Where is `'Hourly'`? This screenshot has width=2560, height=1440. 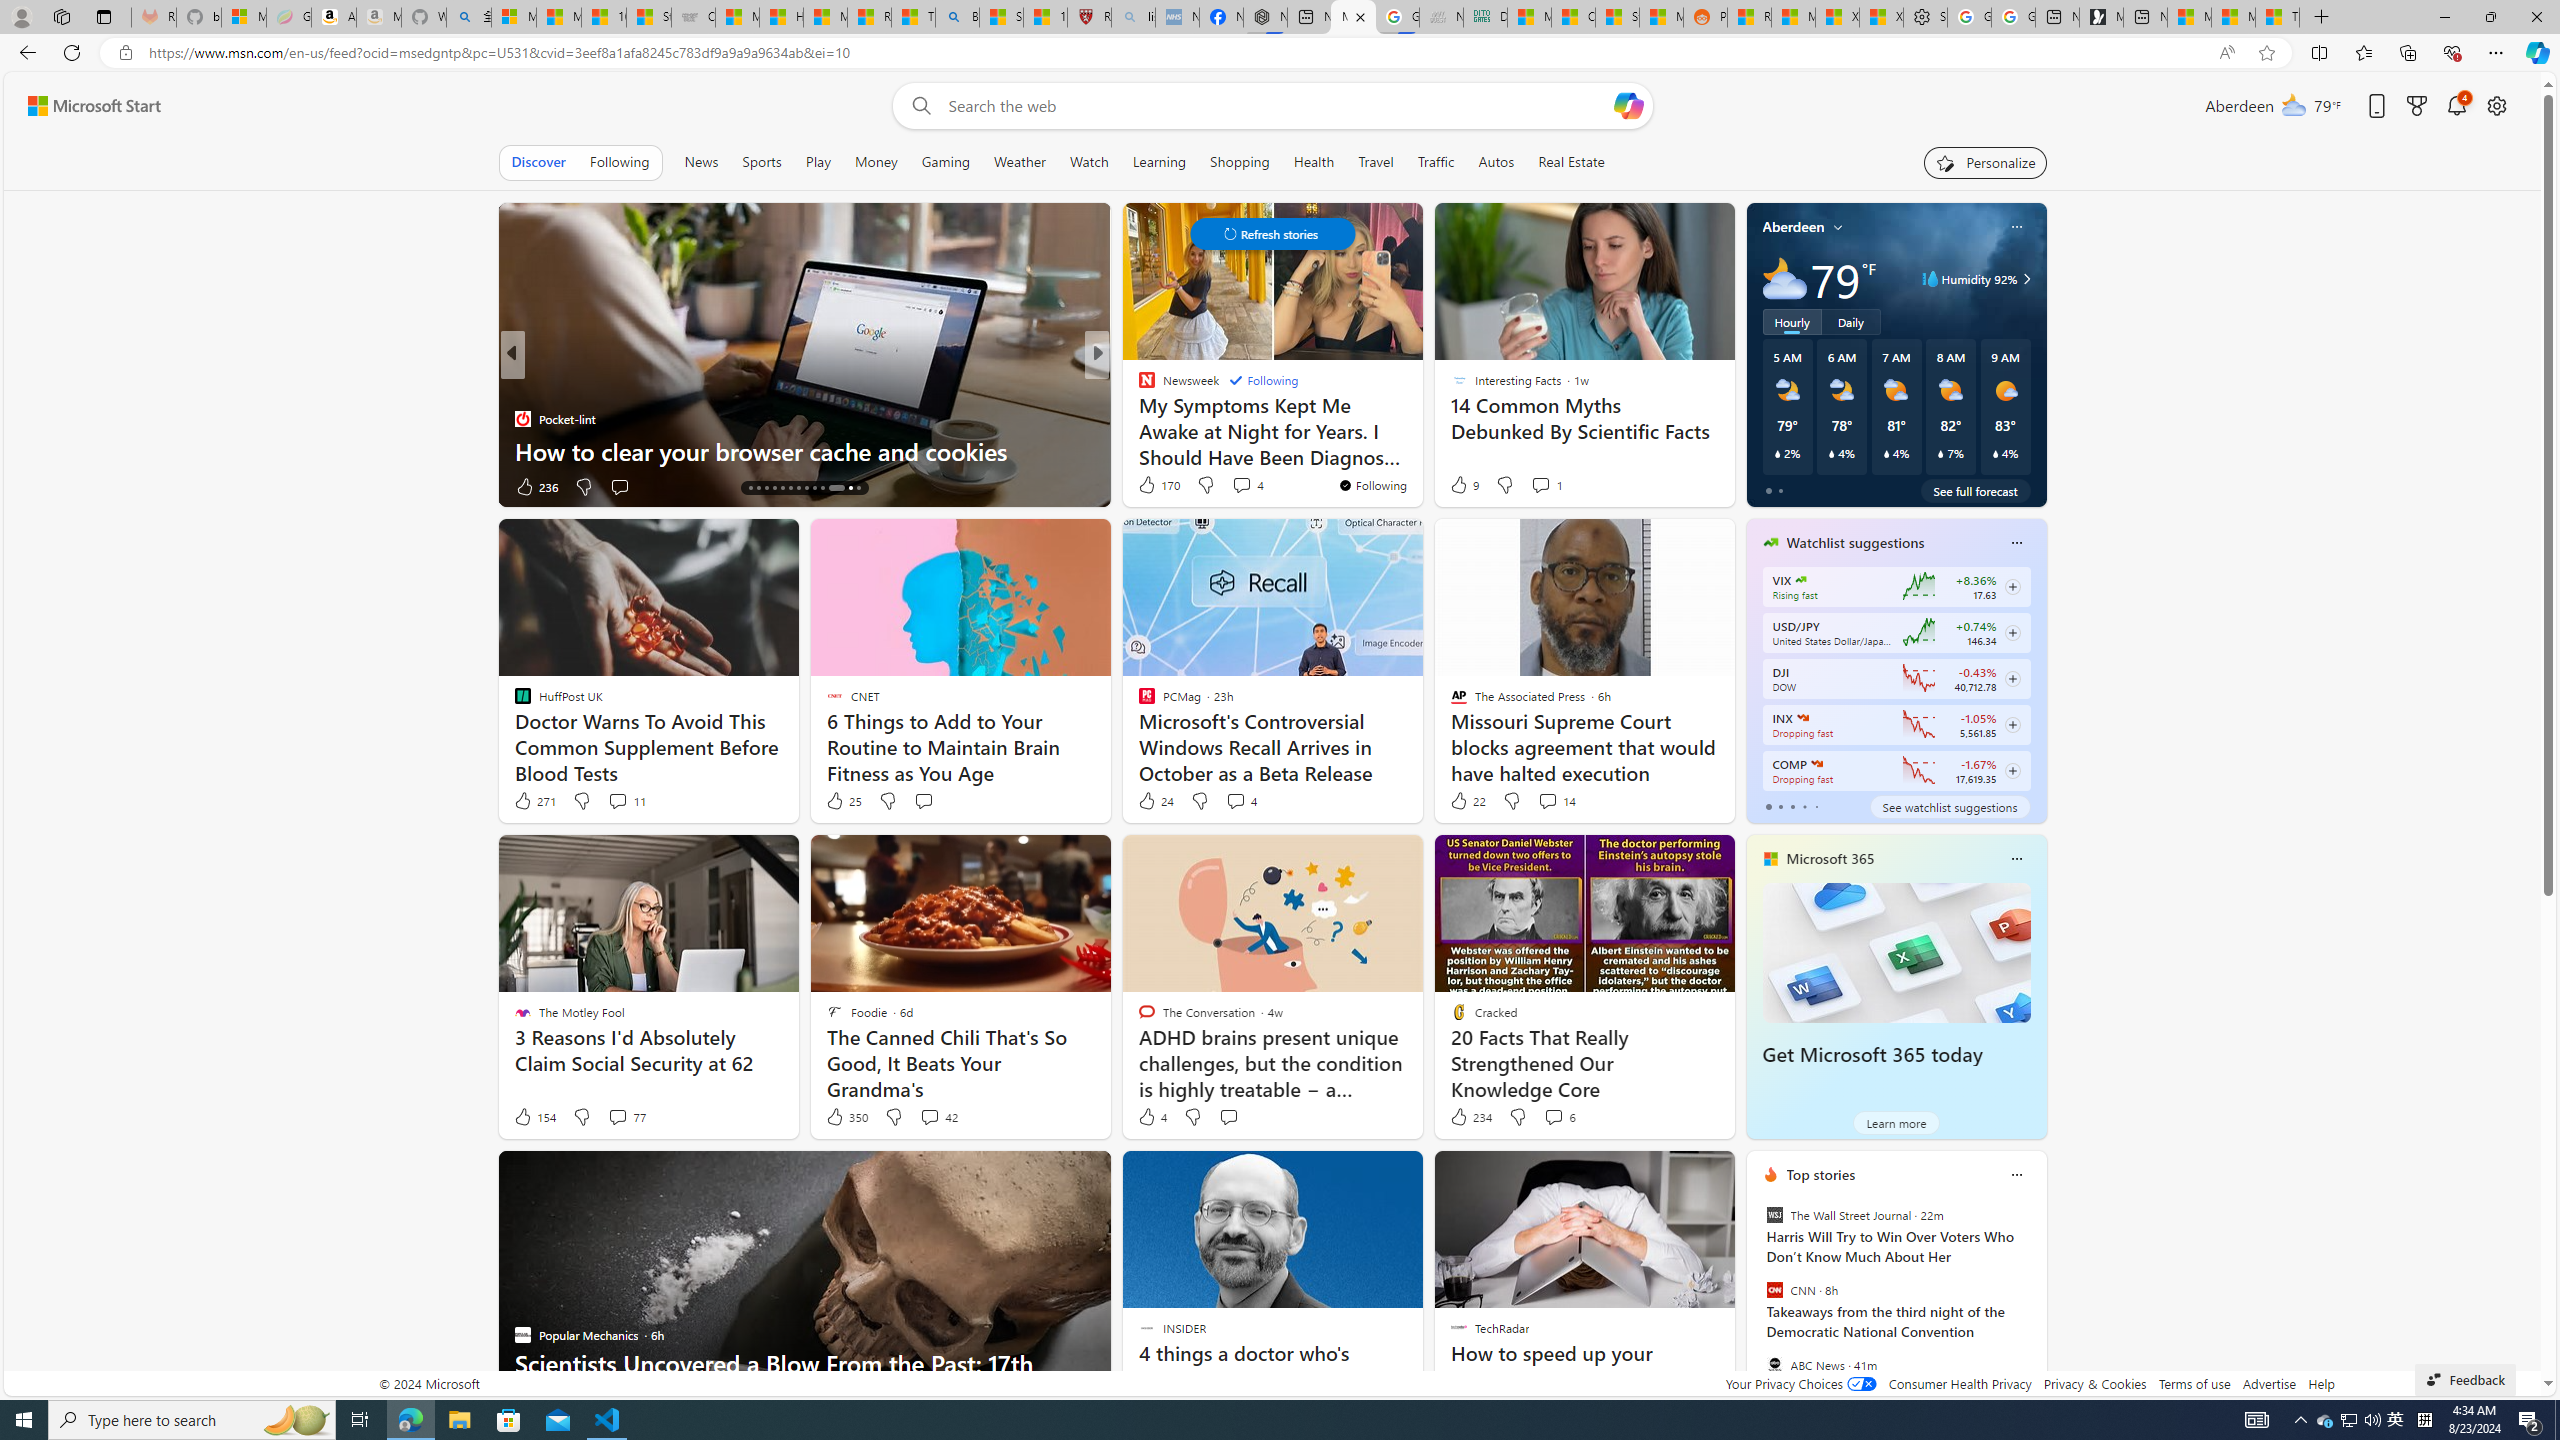
'Hourly' is located at coordinates (1791, 321).